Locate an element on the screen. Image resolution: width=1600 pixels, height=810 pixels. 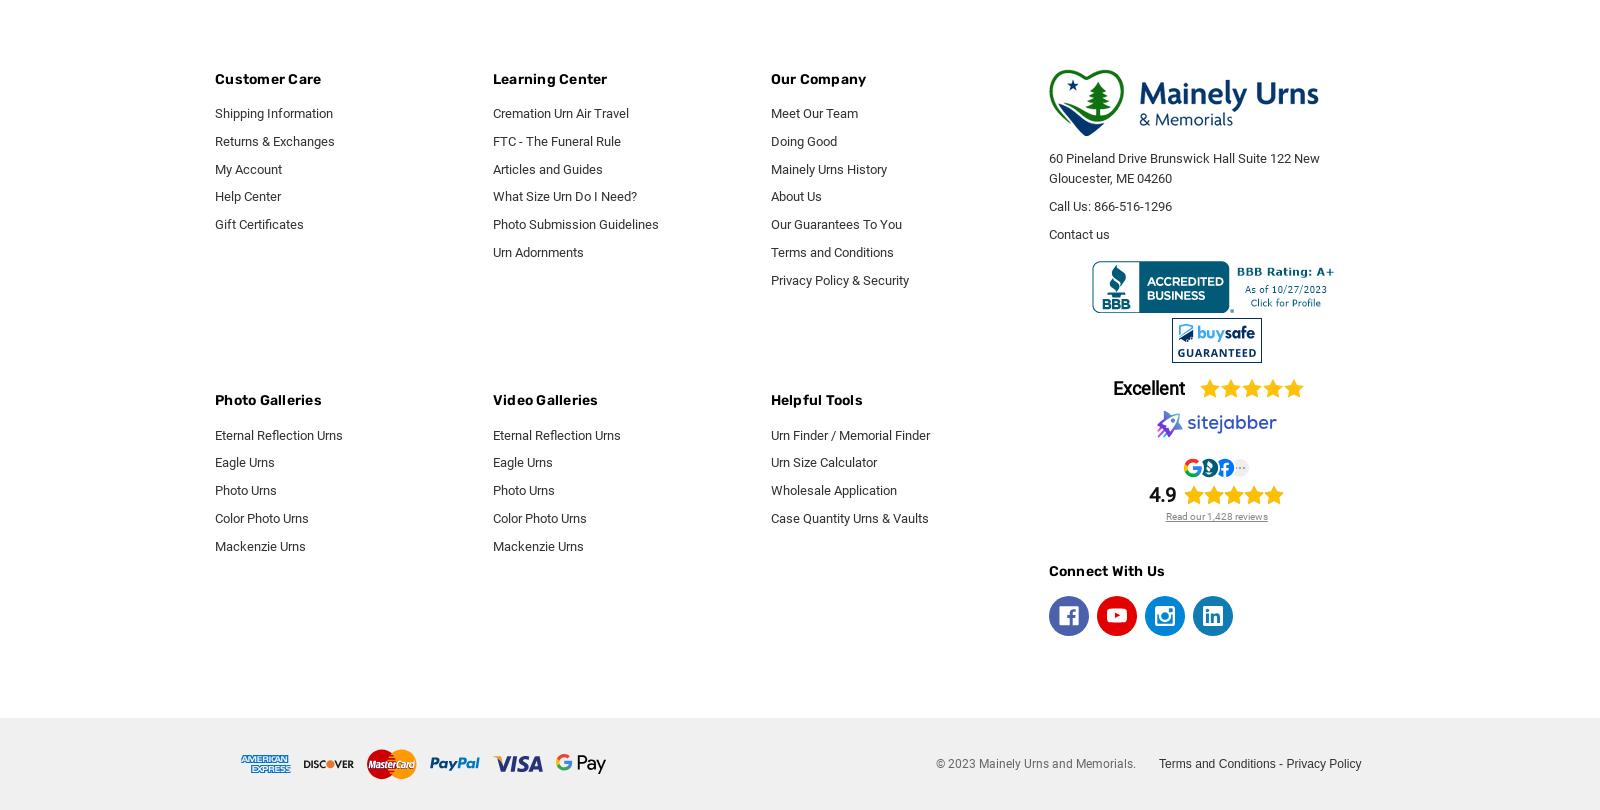
'Photo Galleries' is located at coordinates (268, 399).